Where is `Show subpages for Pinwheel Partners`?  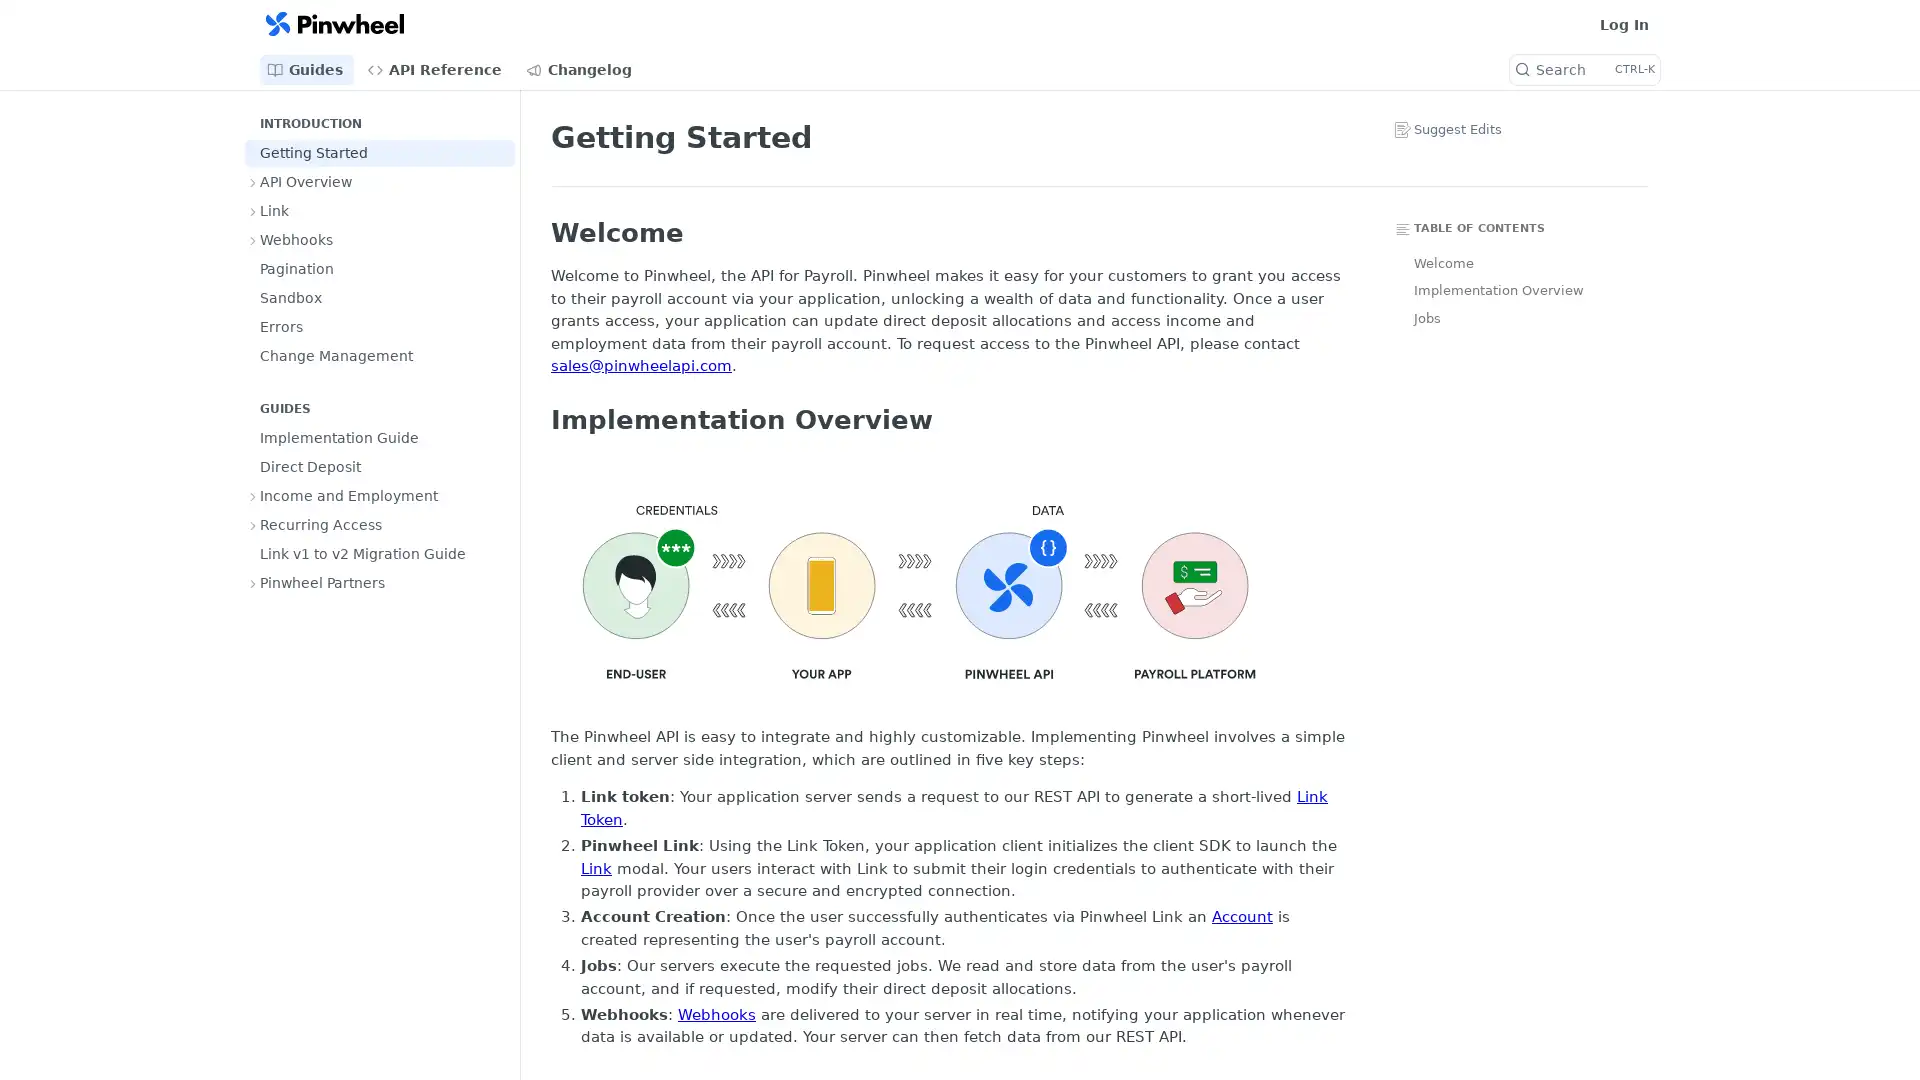 Show subpages for Pinwheel Partners is located at coordinates (253, 582).